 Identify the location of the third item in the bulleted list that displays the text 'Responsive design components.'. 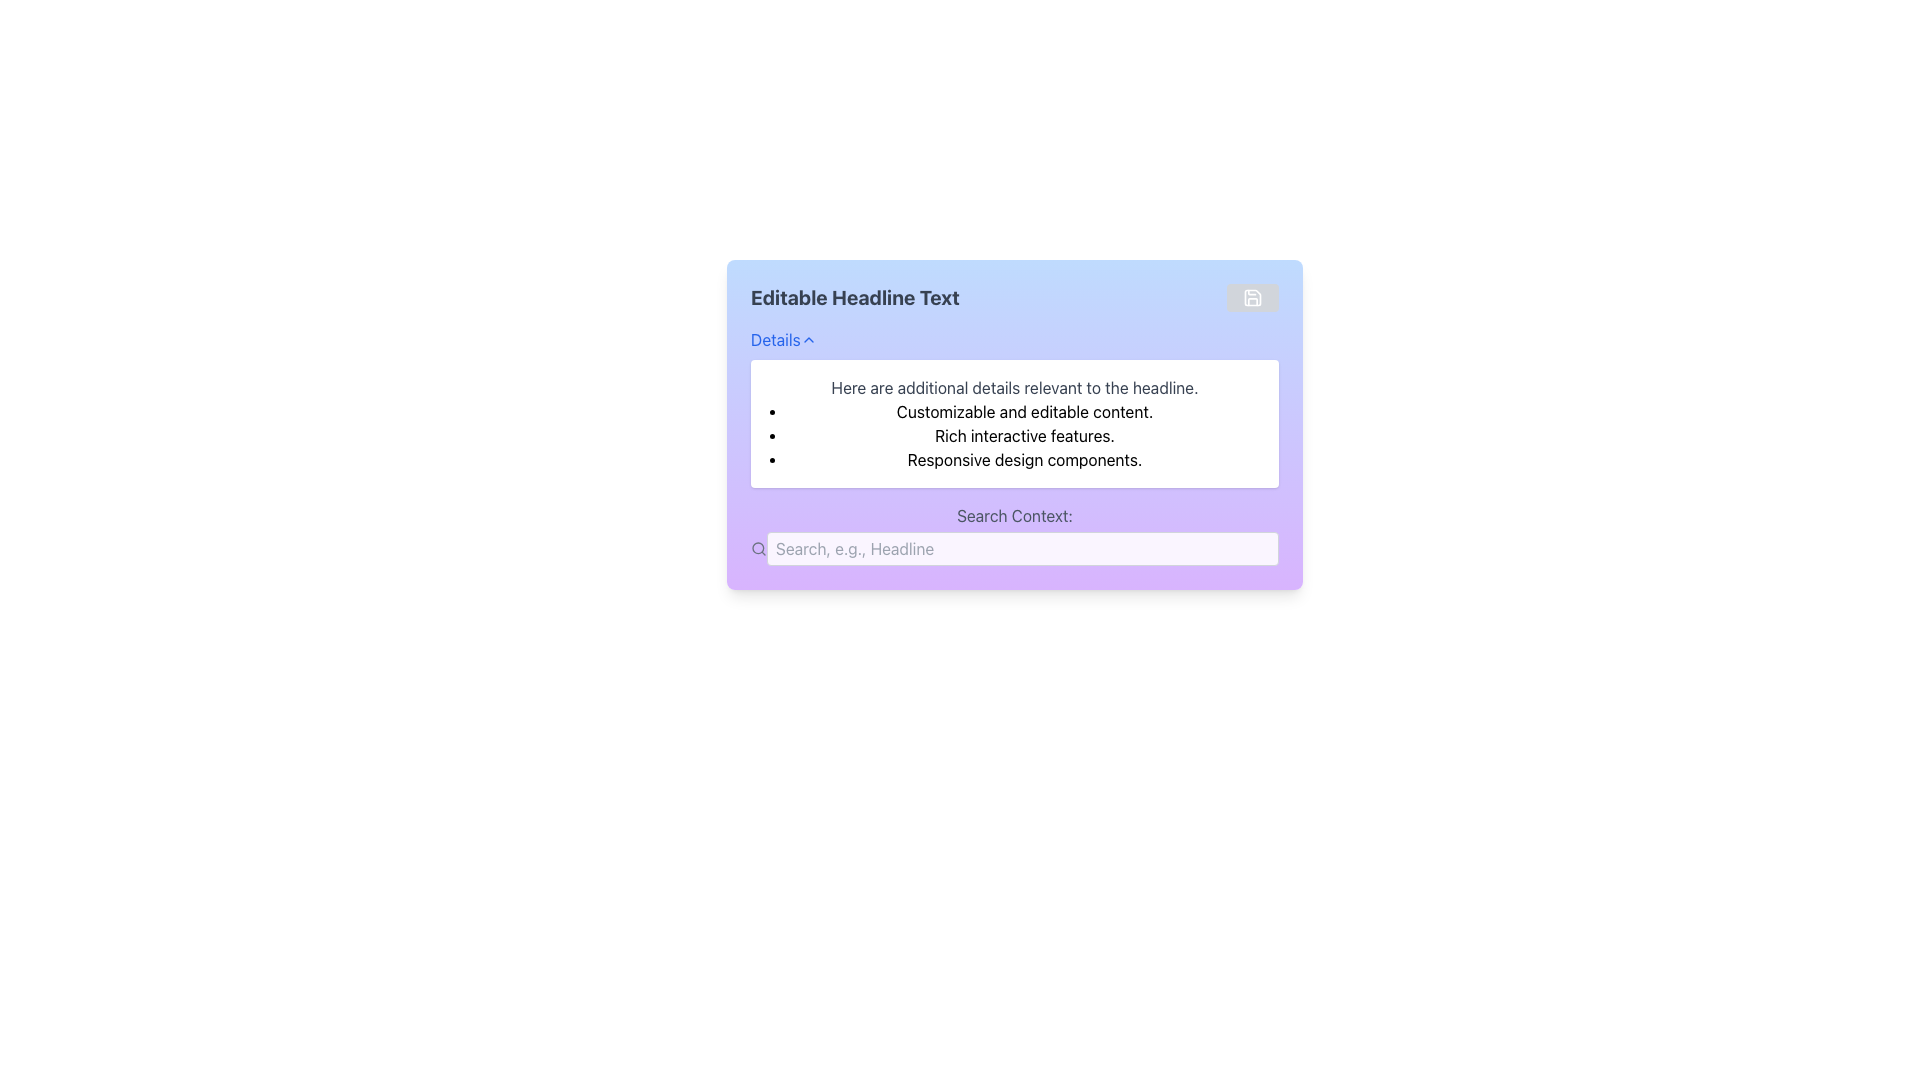
(1025, 459).